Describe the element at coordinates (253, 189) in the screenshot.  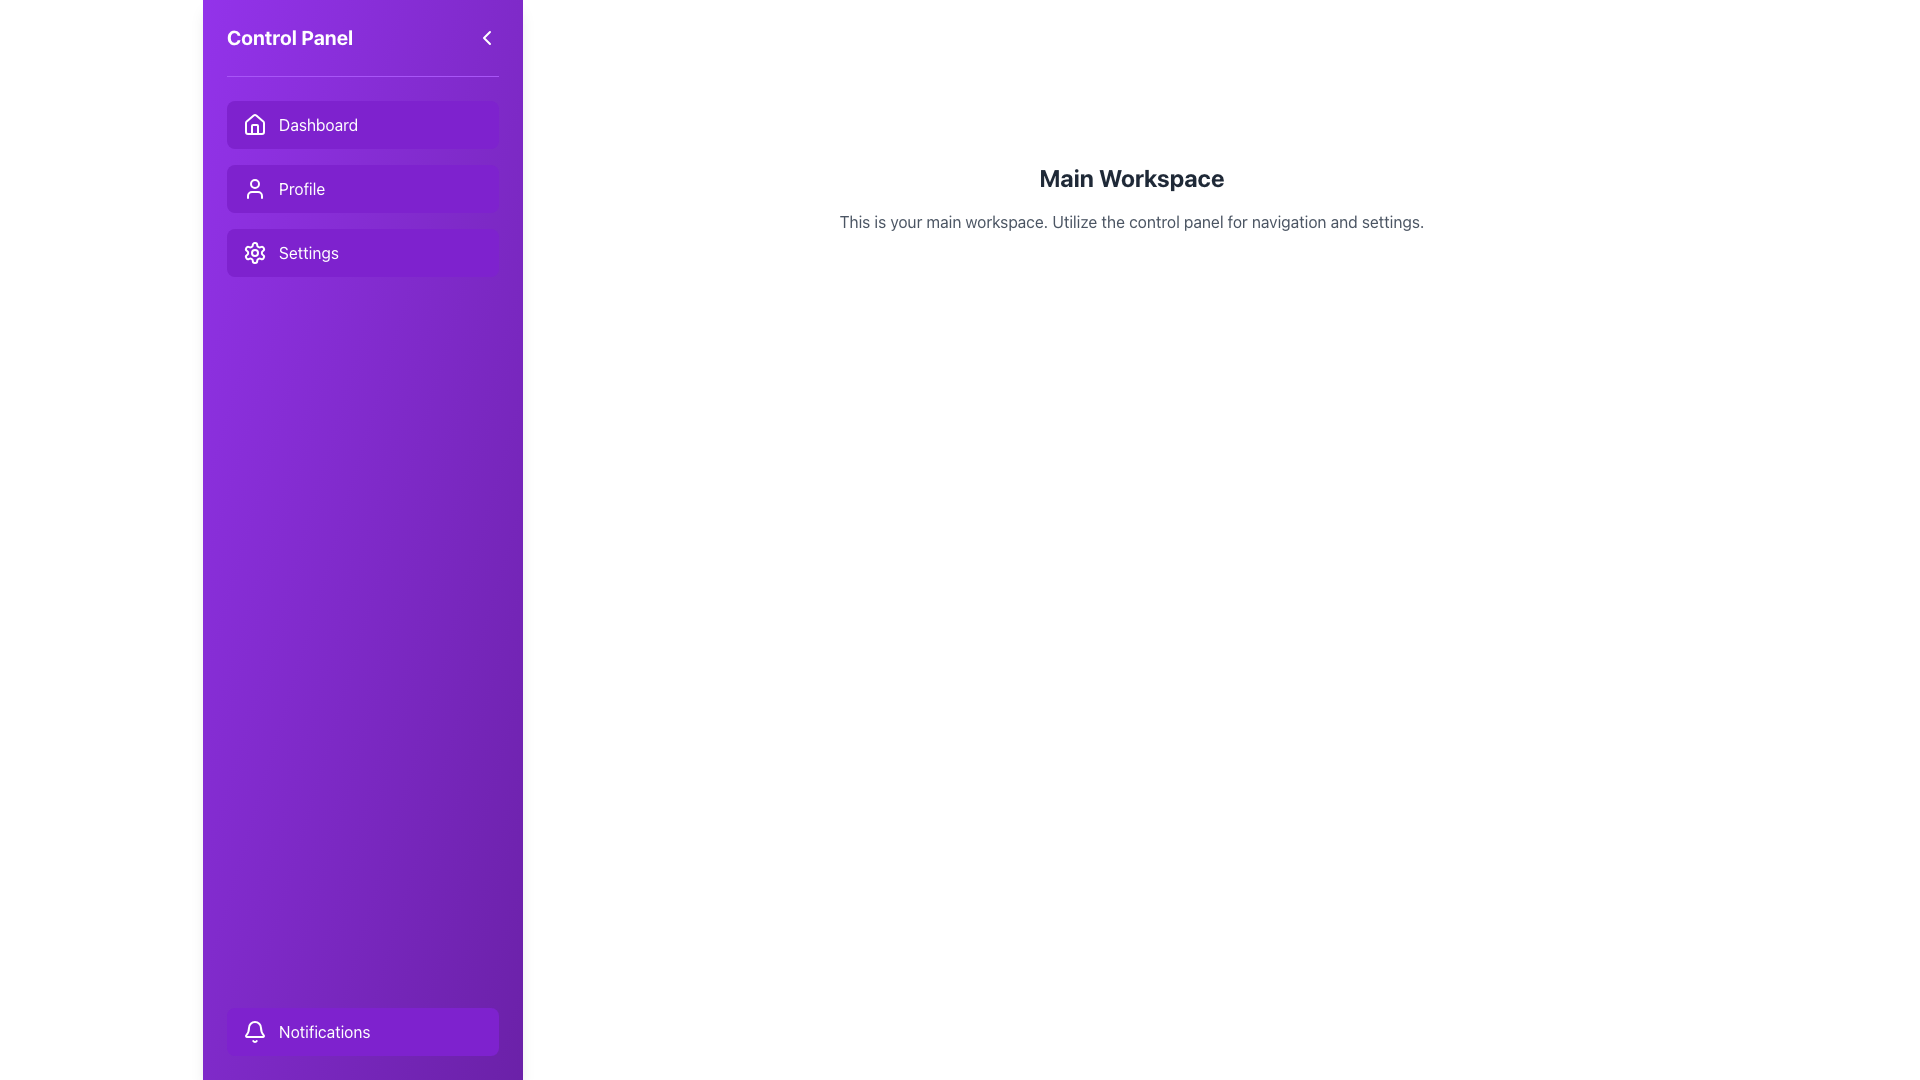
I see `the 'Profile' button icon located on the left sidebar of the application, situated between the 'Dashboard' and 'Settings' buttons` at that location.